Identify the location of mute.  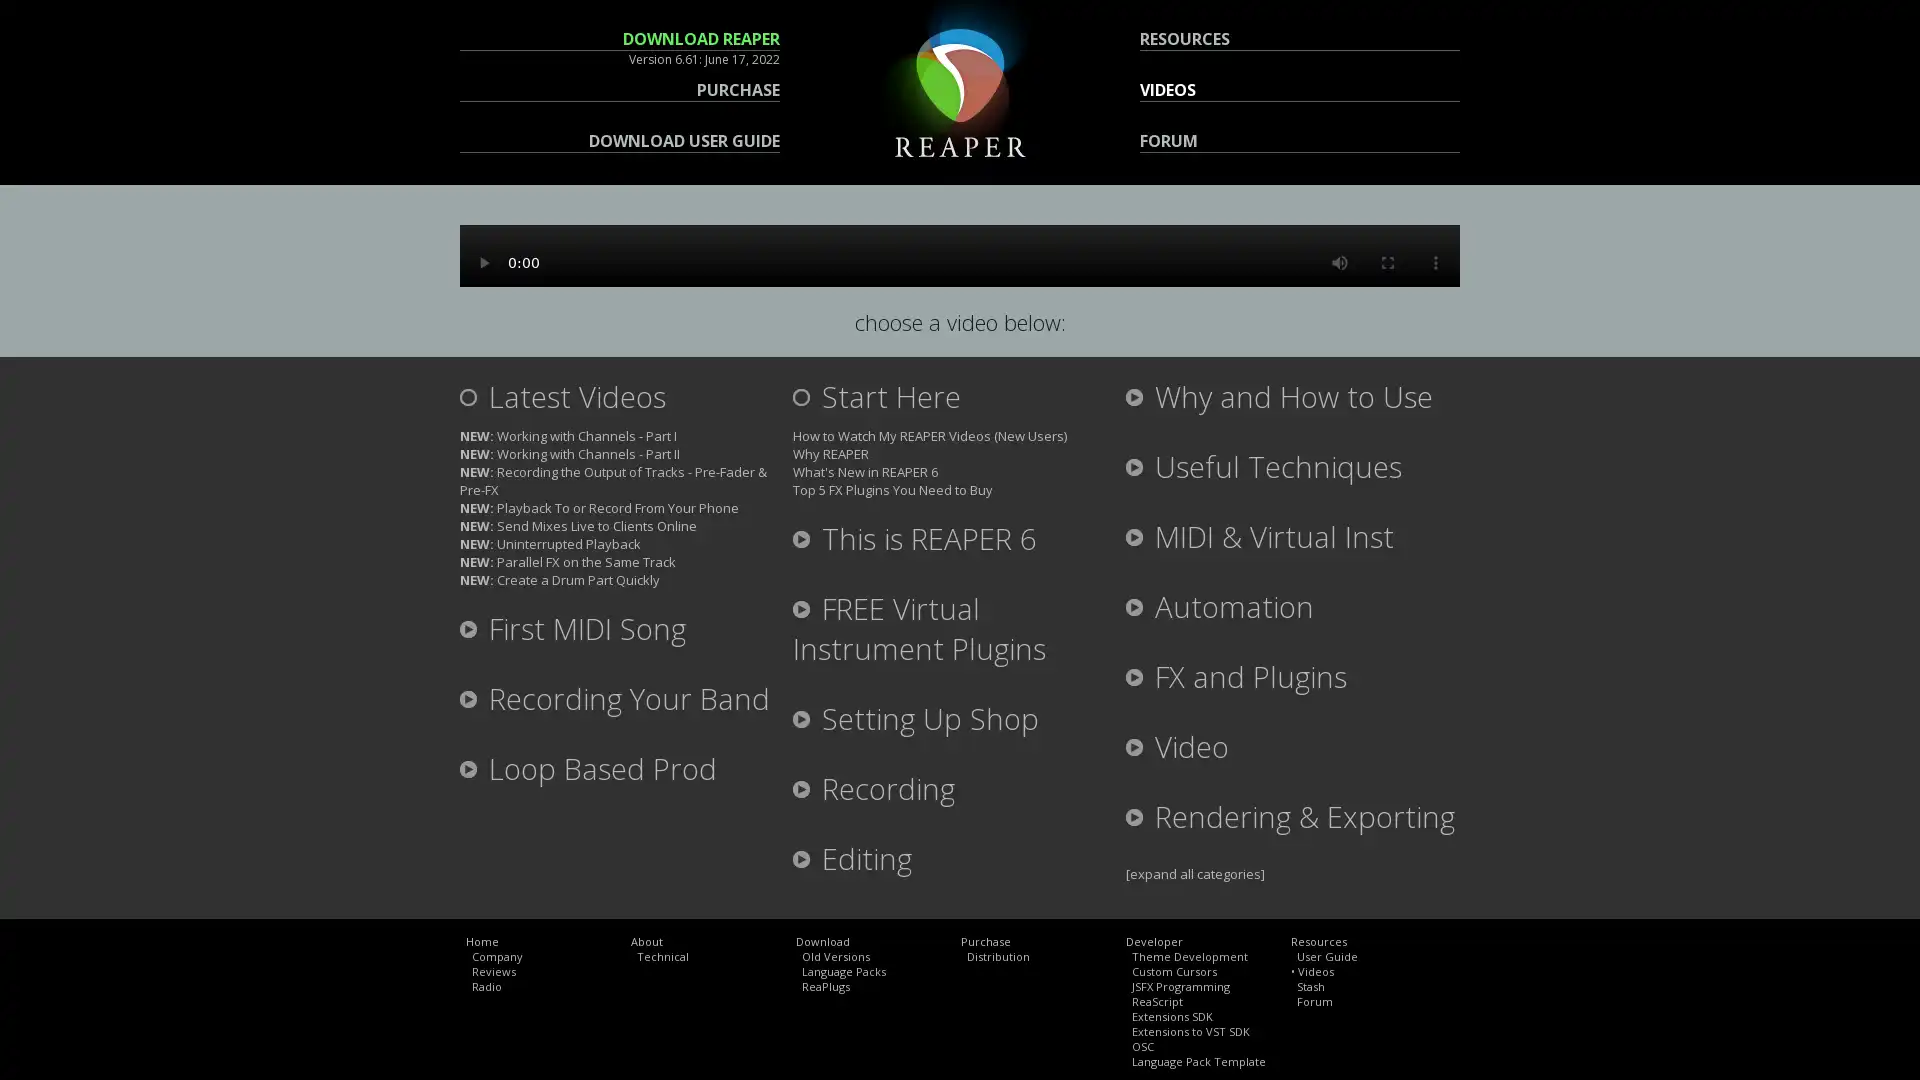
(1339, 261).